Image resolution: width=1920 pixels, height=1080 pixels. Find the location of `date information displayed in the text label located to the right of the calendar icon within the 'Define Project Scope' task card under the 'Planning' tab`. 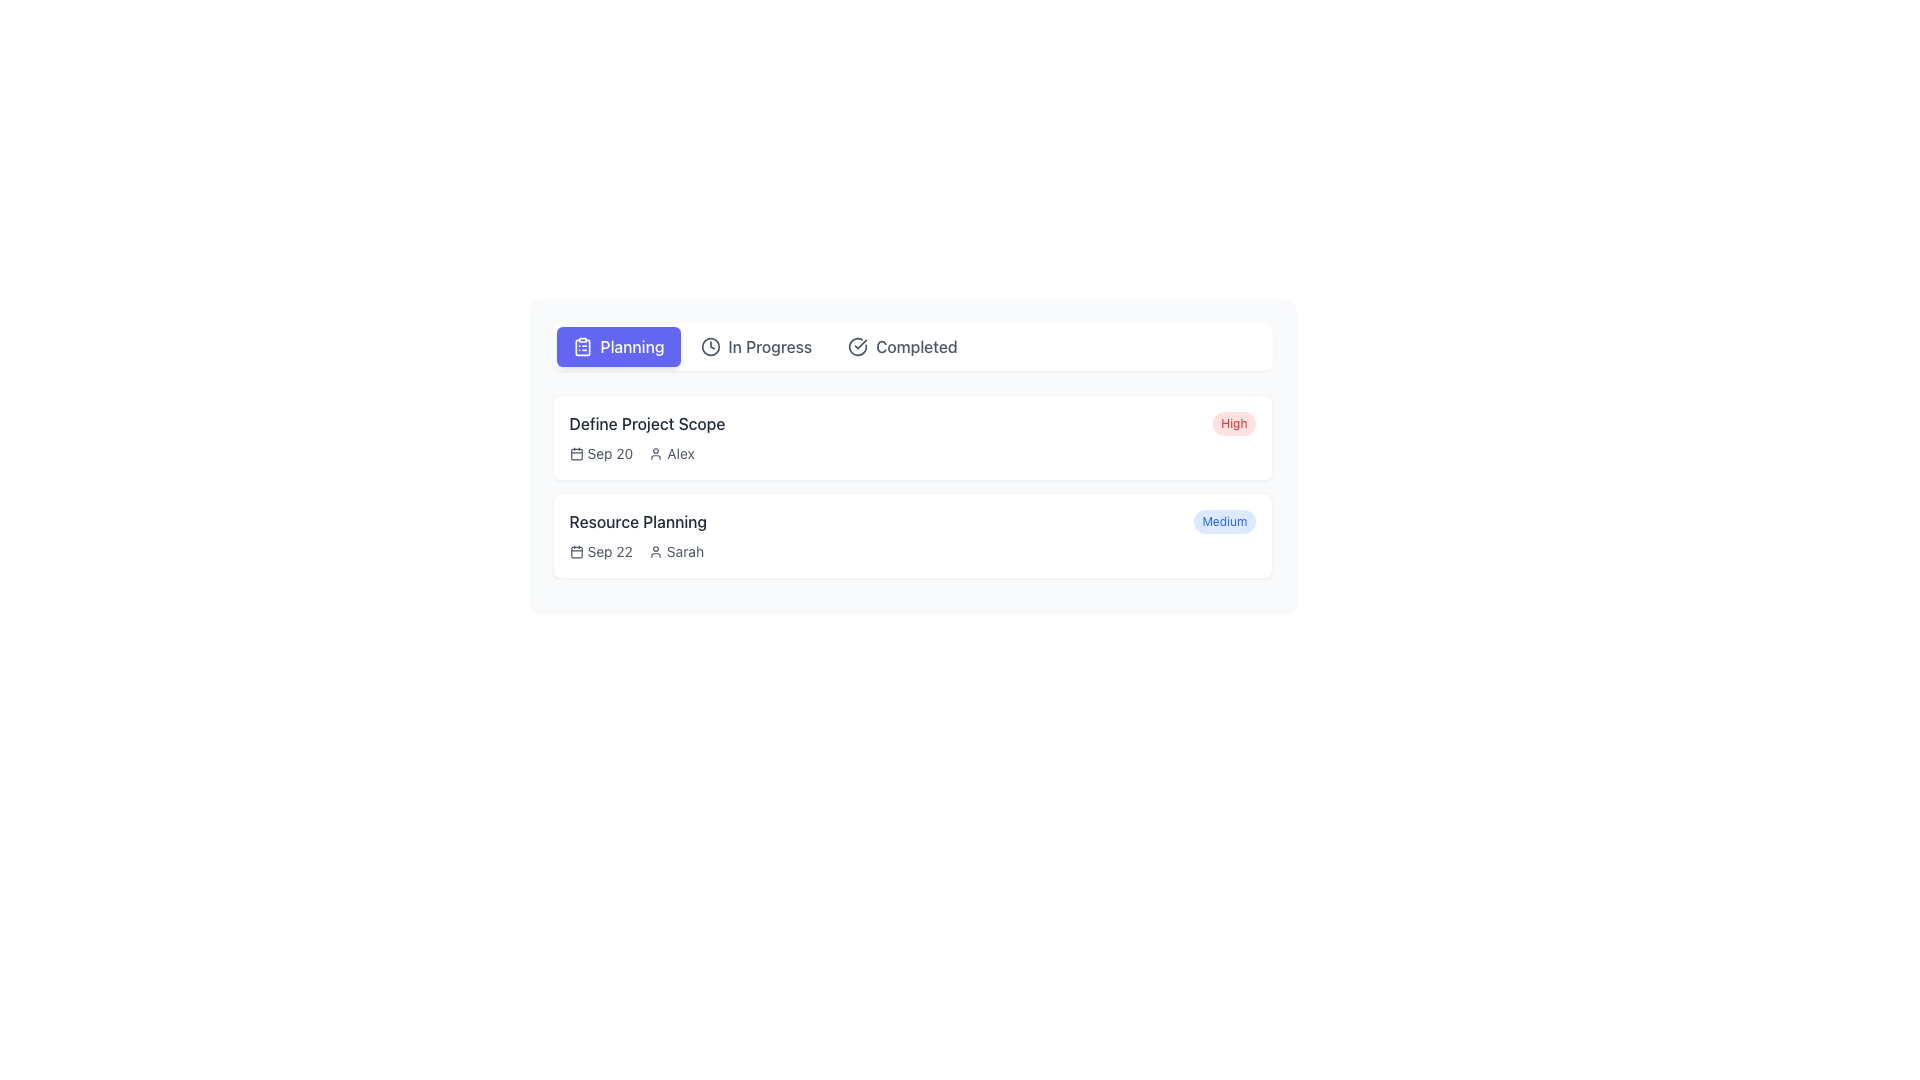

date information displayed in the text label located to the right of the calendar icon within the 'Define Project Scope' task card under the 'Planning' tab is located at coordinates (609, 454).